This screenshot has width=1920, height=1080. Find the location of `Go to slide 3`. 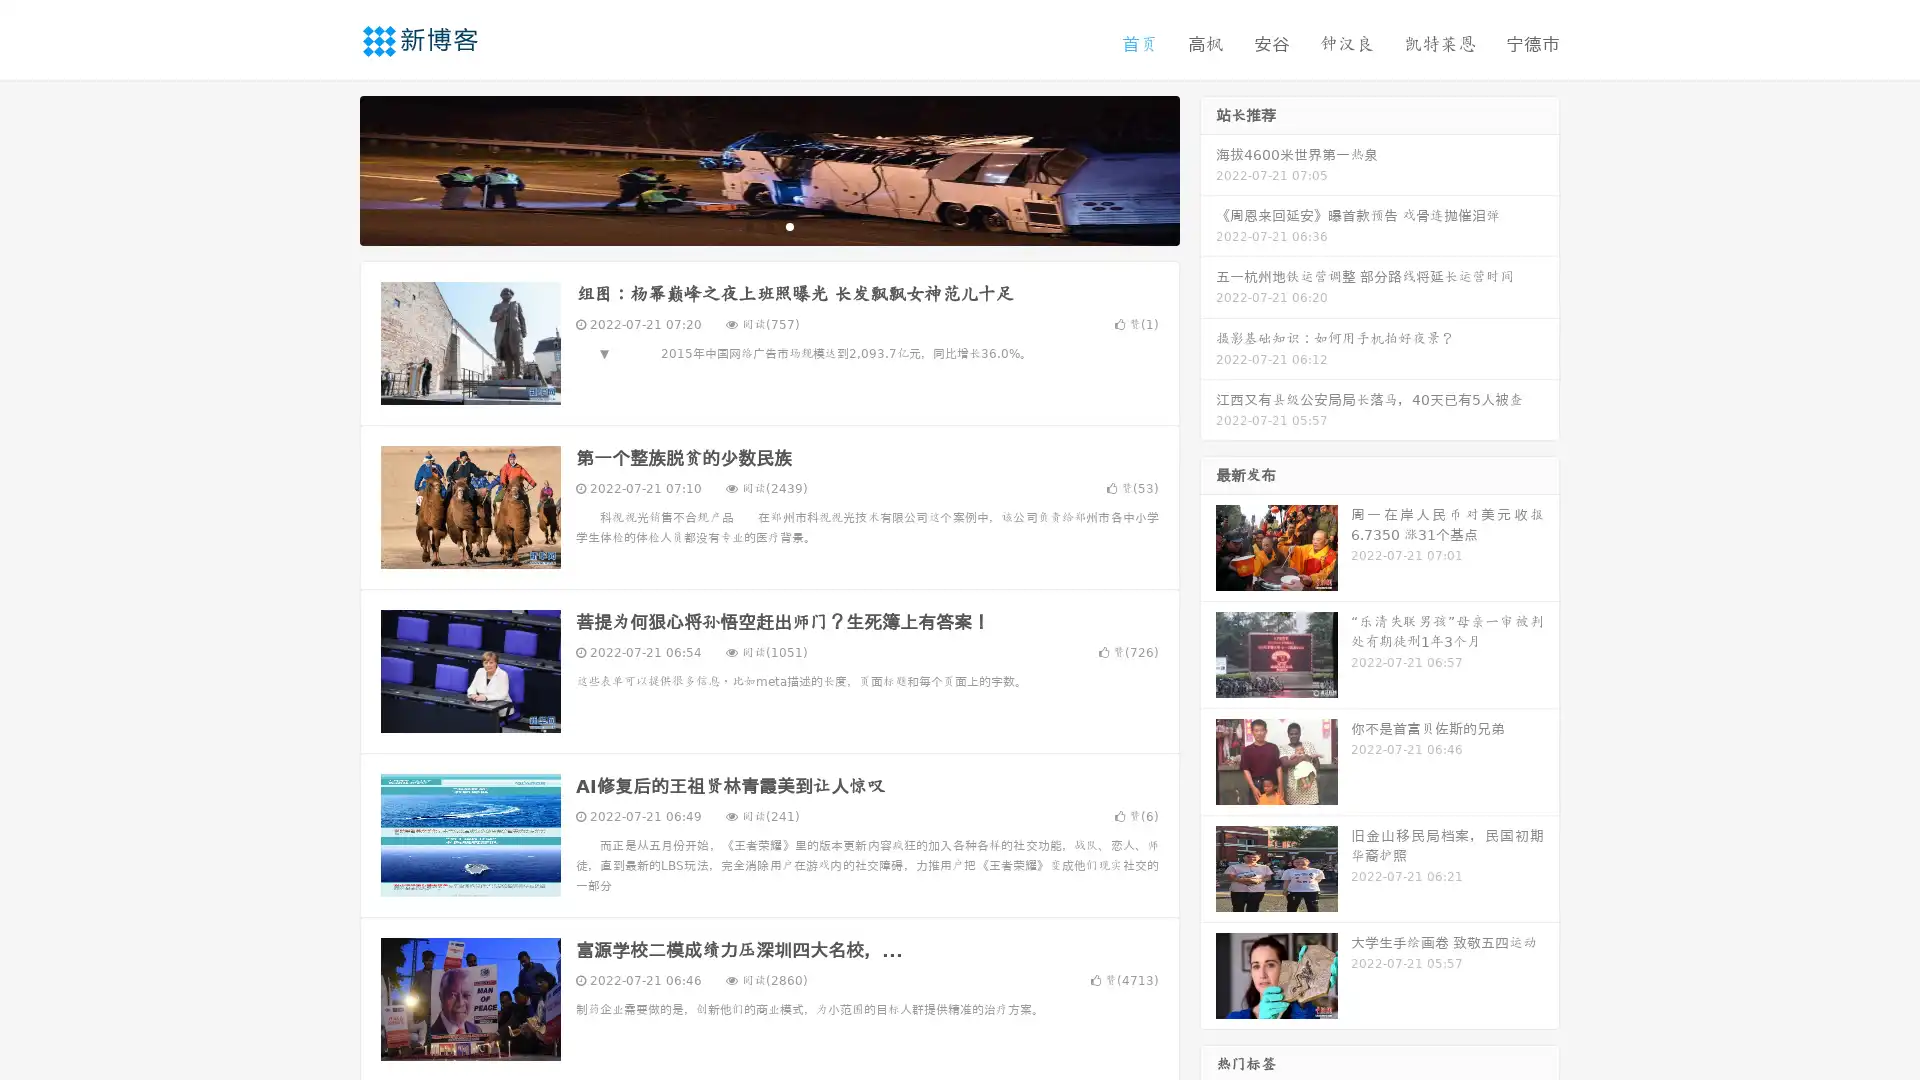

Go to slide 3 is located at coordinates (789, 225).